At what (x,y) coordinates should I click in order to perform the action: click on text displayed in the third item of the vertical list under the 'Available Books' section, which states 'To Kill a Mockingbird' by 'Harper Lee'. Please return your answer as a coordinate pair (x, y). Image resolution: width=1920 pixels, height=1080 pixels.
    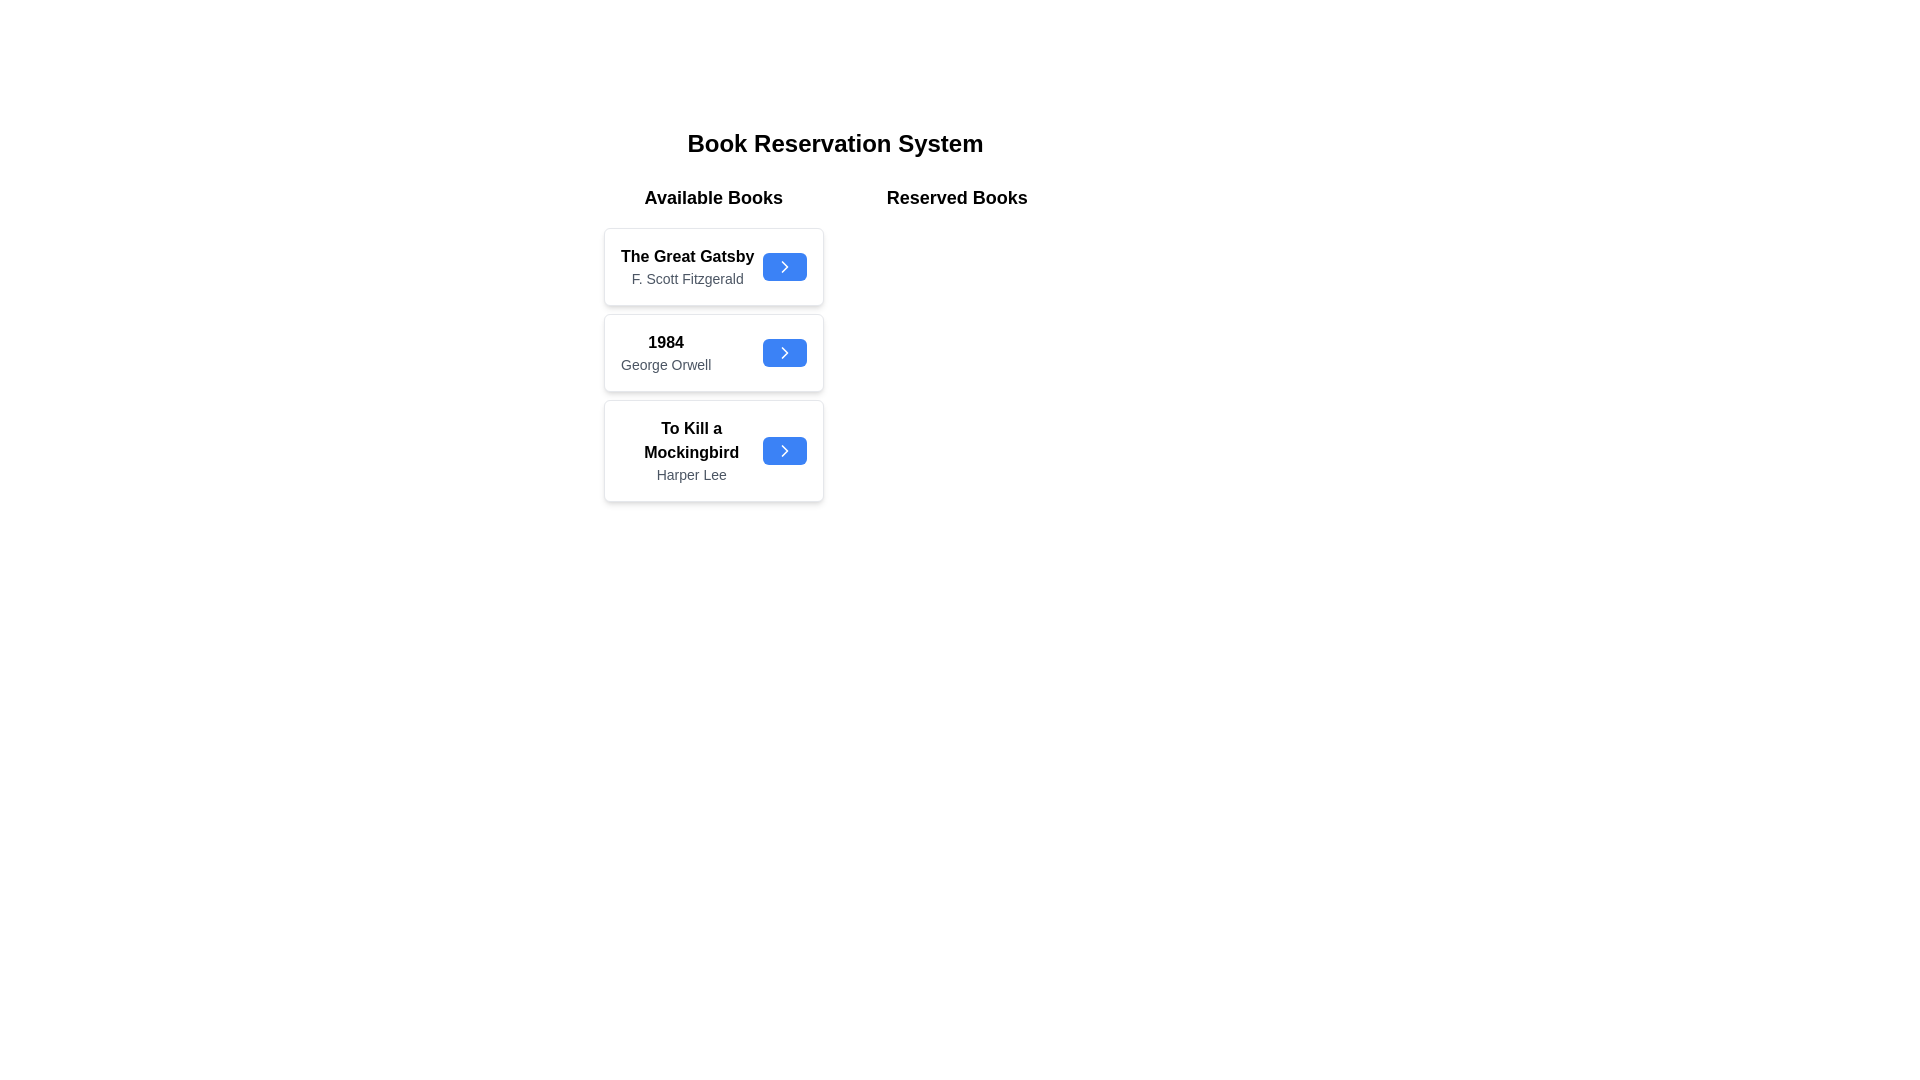
    Looking at the image, I should click on (691, 451).